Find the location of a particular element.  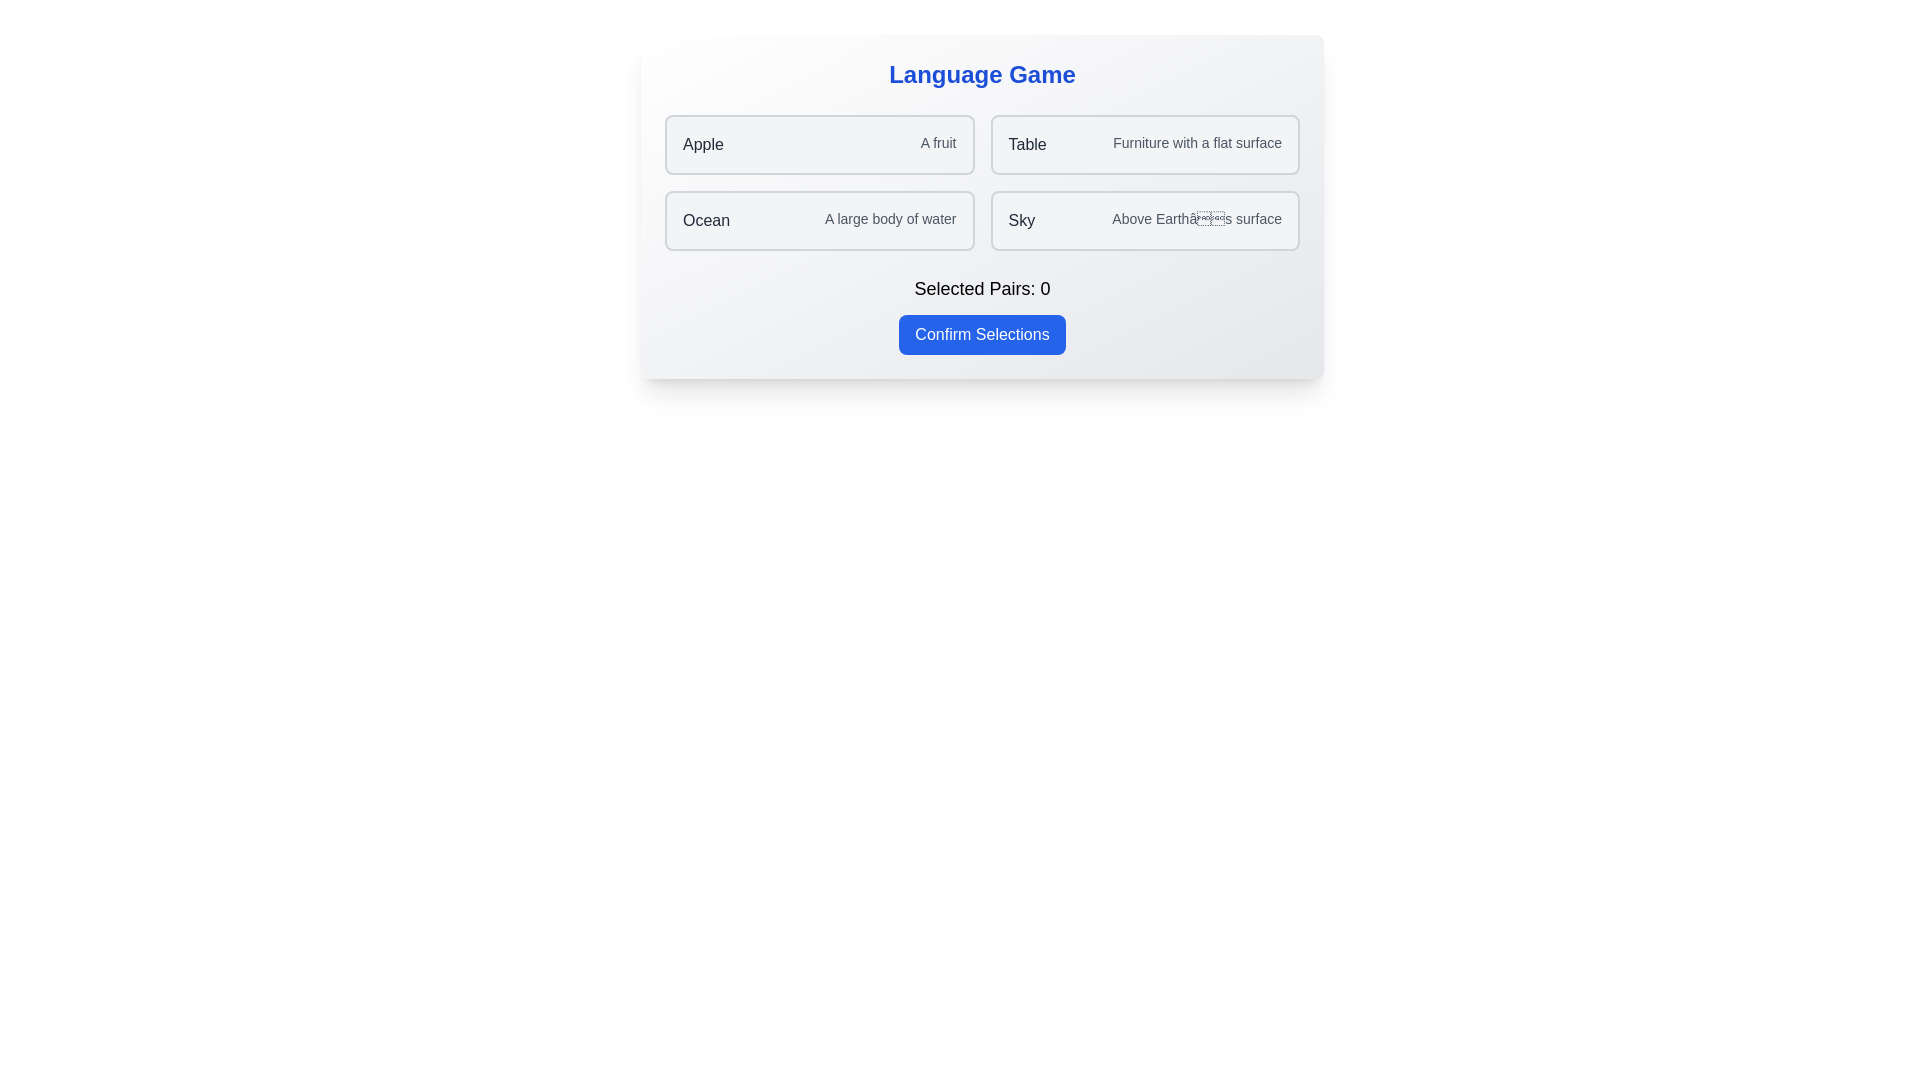

the word-definition pair Ocean - A large body of water is located at coordinates (819, 220).